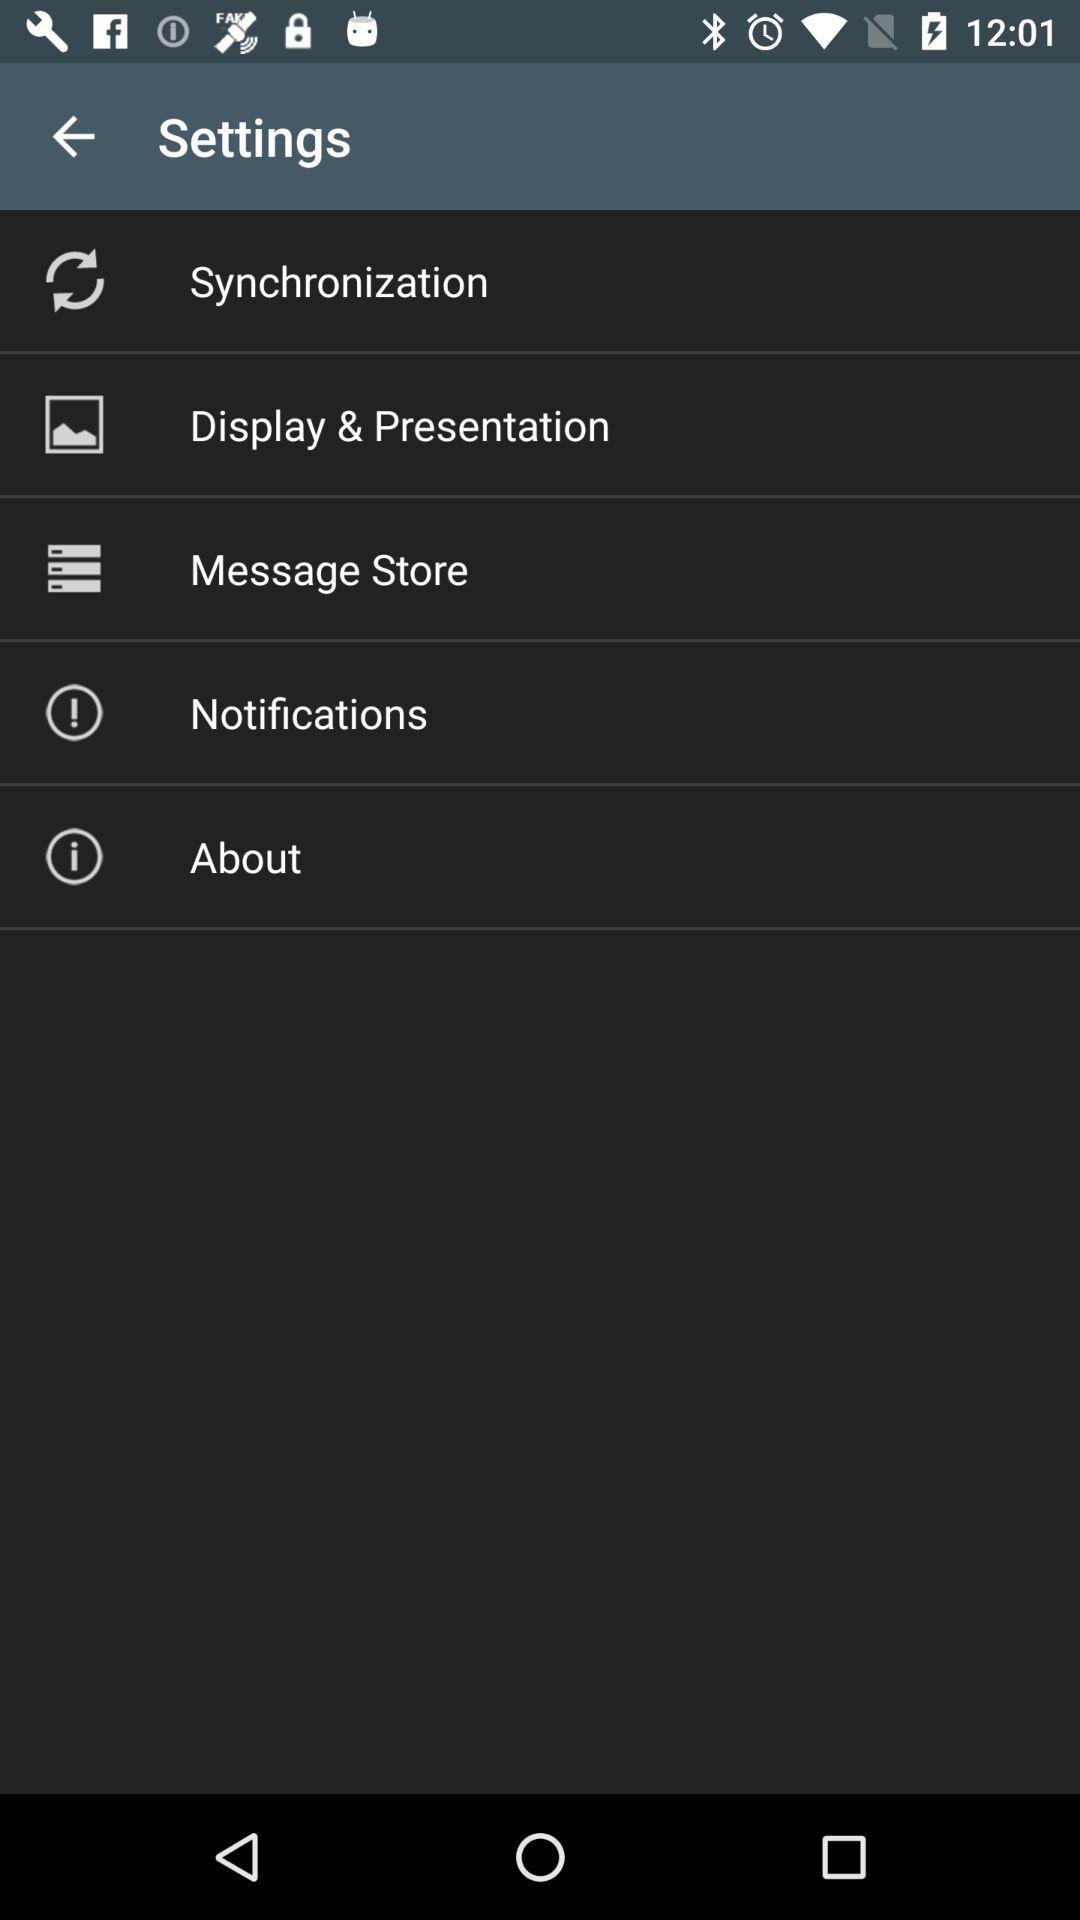 The width and height of the screenshot is (1080, 1920). Describe the element at coordinates (72, 135) in the screenshot. I see `item next to settings icon` at that location.